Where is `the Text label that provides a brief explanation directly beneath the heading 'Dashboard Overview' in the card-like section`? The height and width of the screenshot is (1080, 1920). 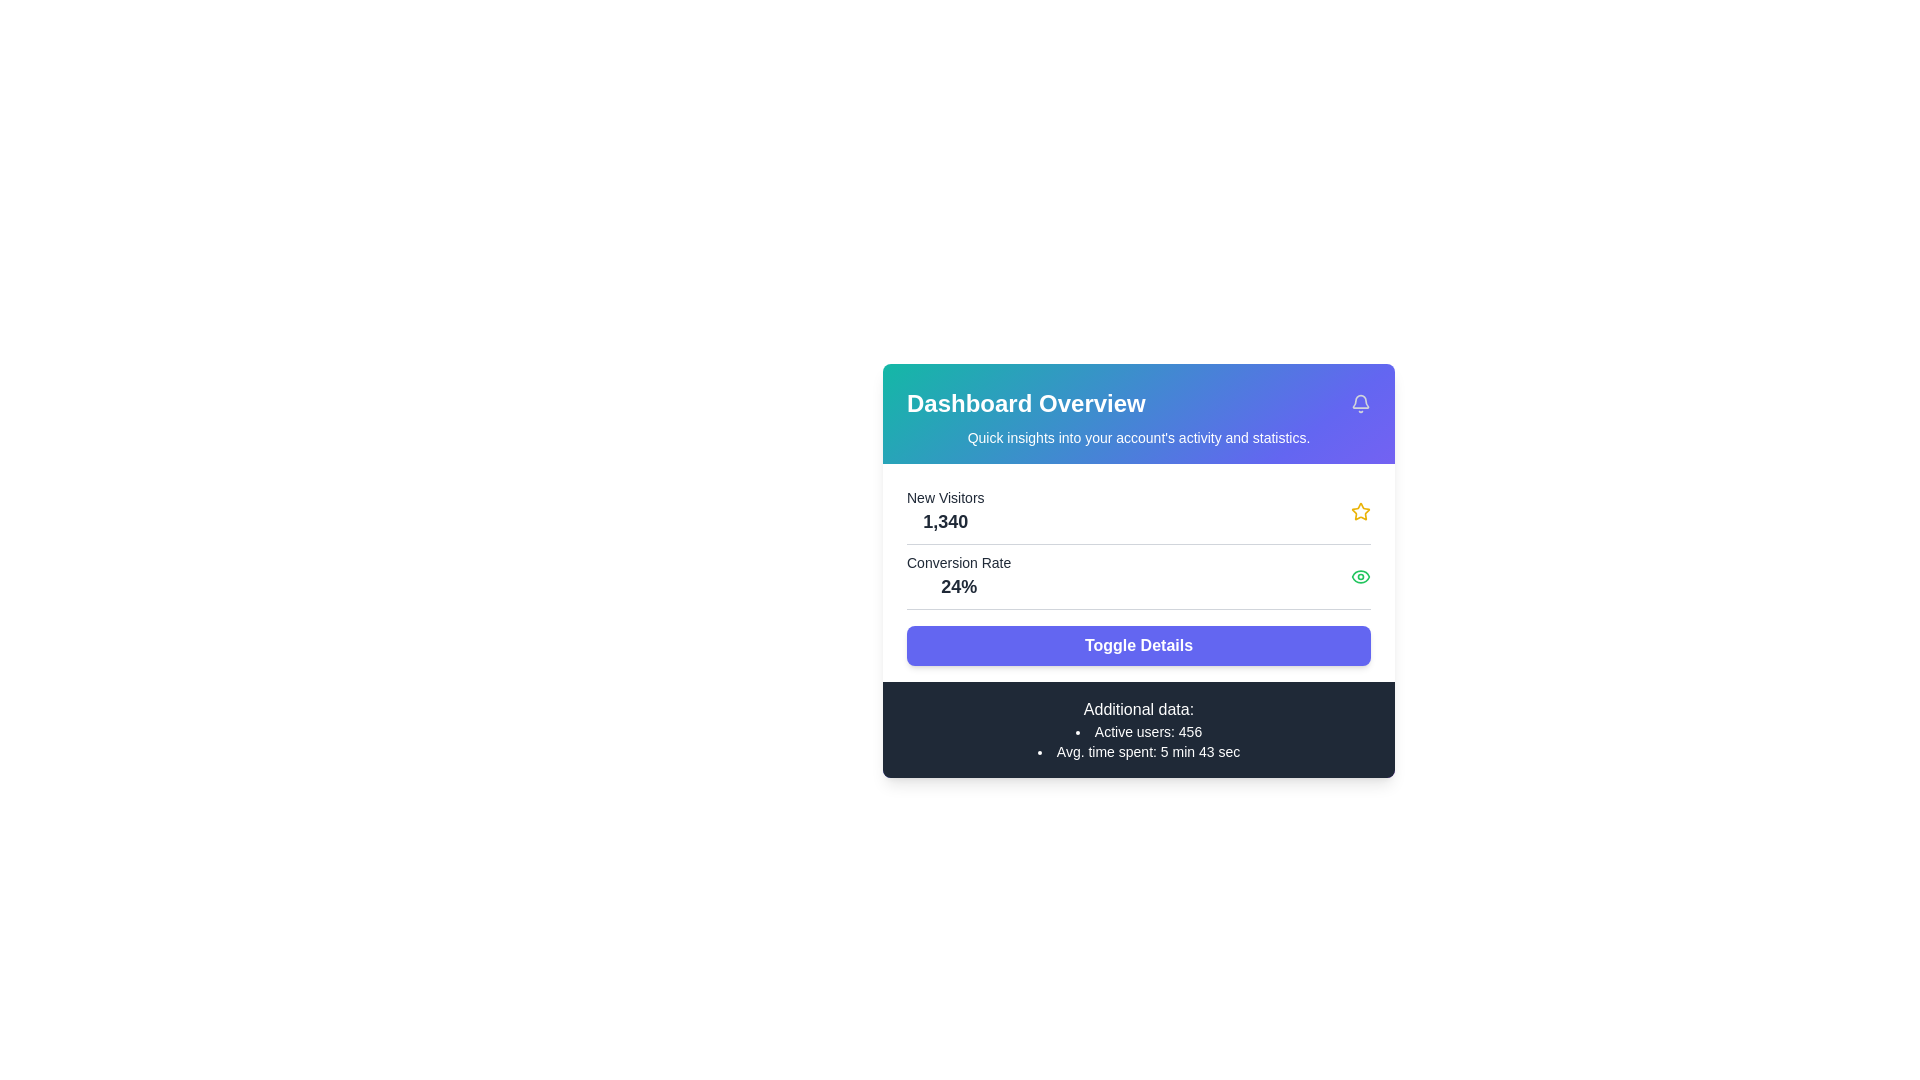 the Text label that provides a brief explanation directly beneath the heading 'Dashboard Overview' in the card-like section is located at coordinates (1138, 437).